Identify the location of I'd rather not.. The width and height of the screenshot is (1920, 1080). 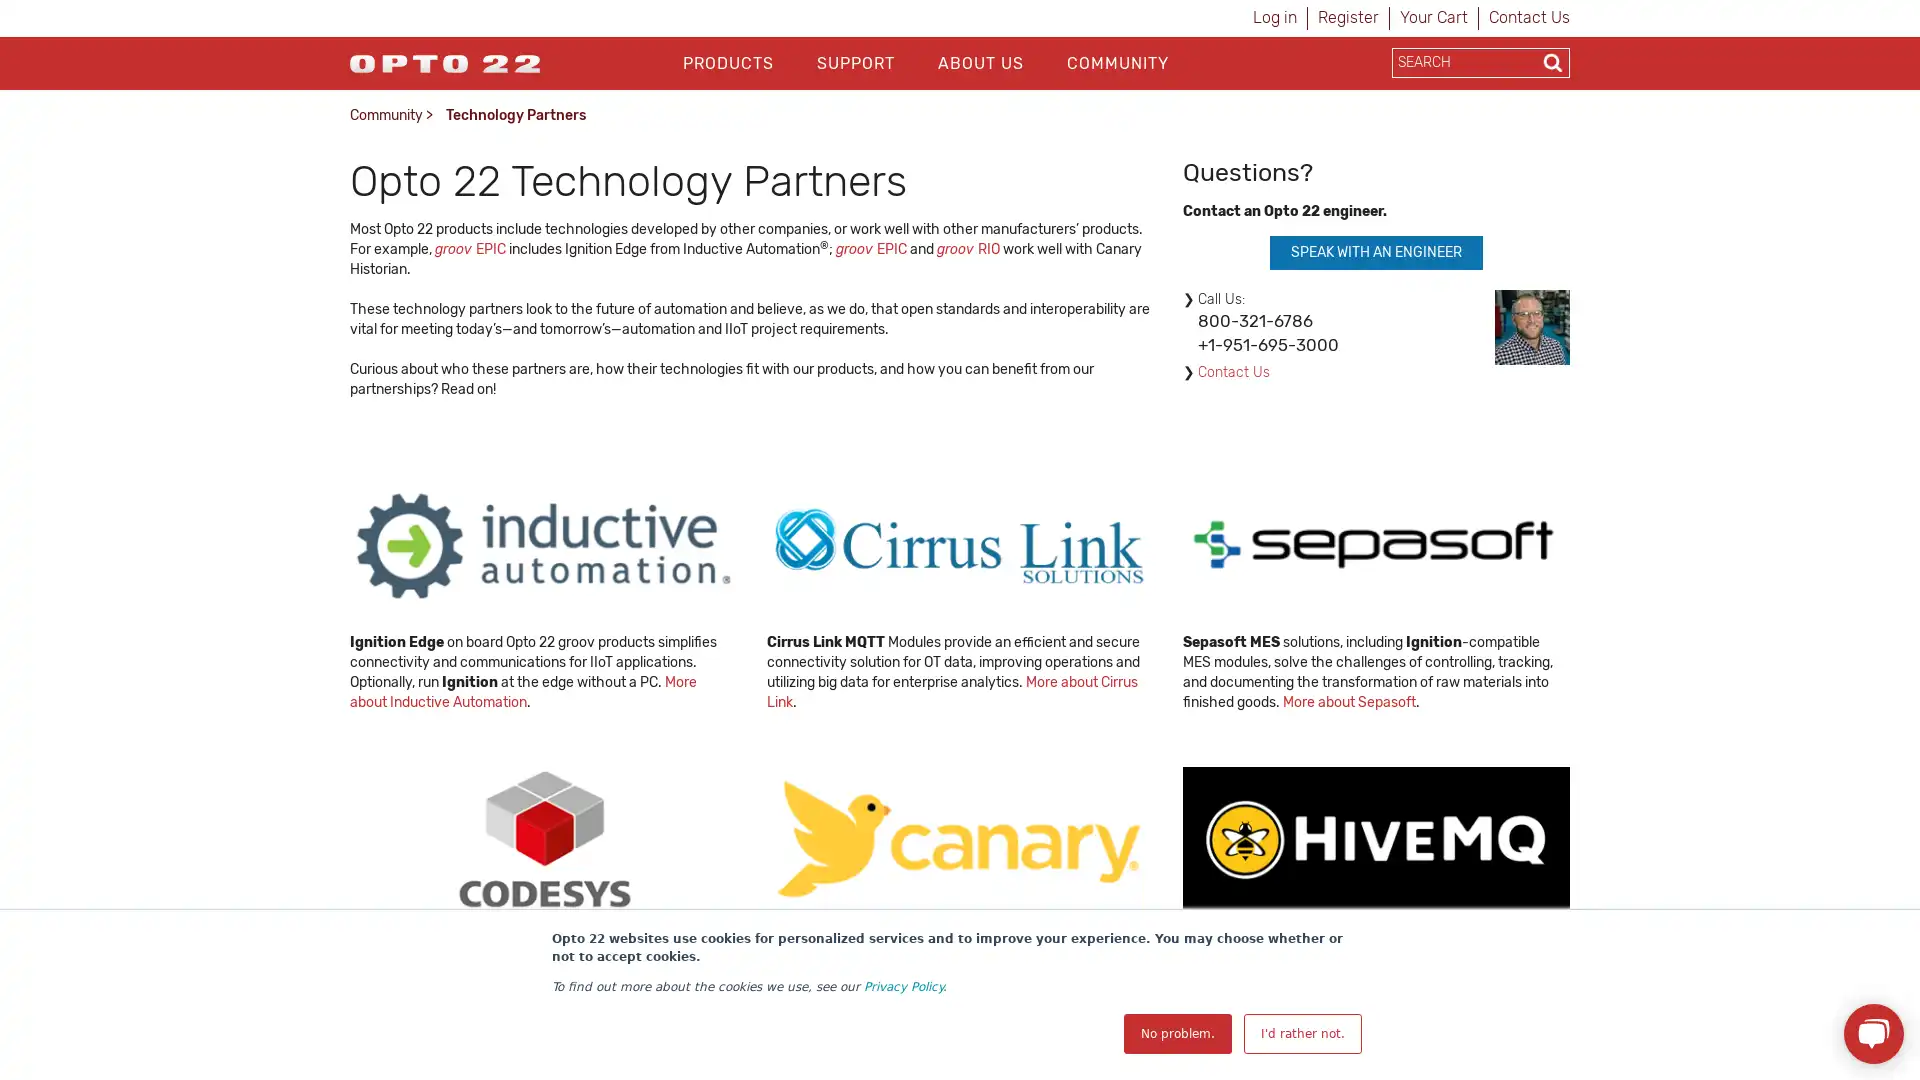
(1302, 1033).